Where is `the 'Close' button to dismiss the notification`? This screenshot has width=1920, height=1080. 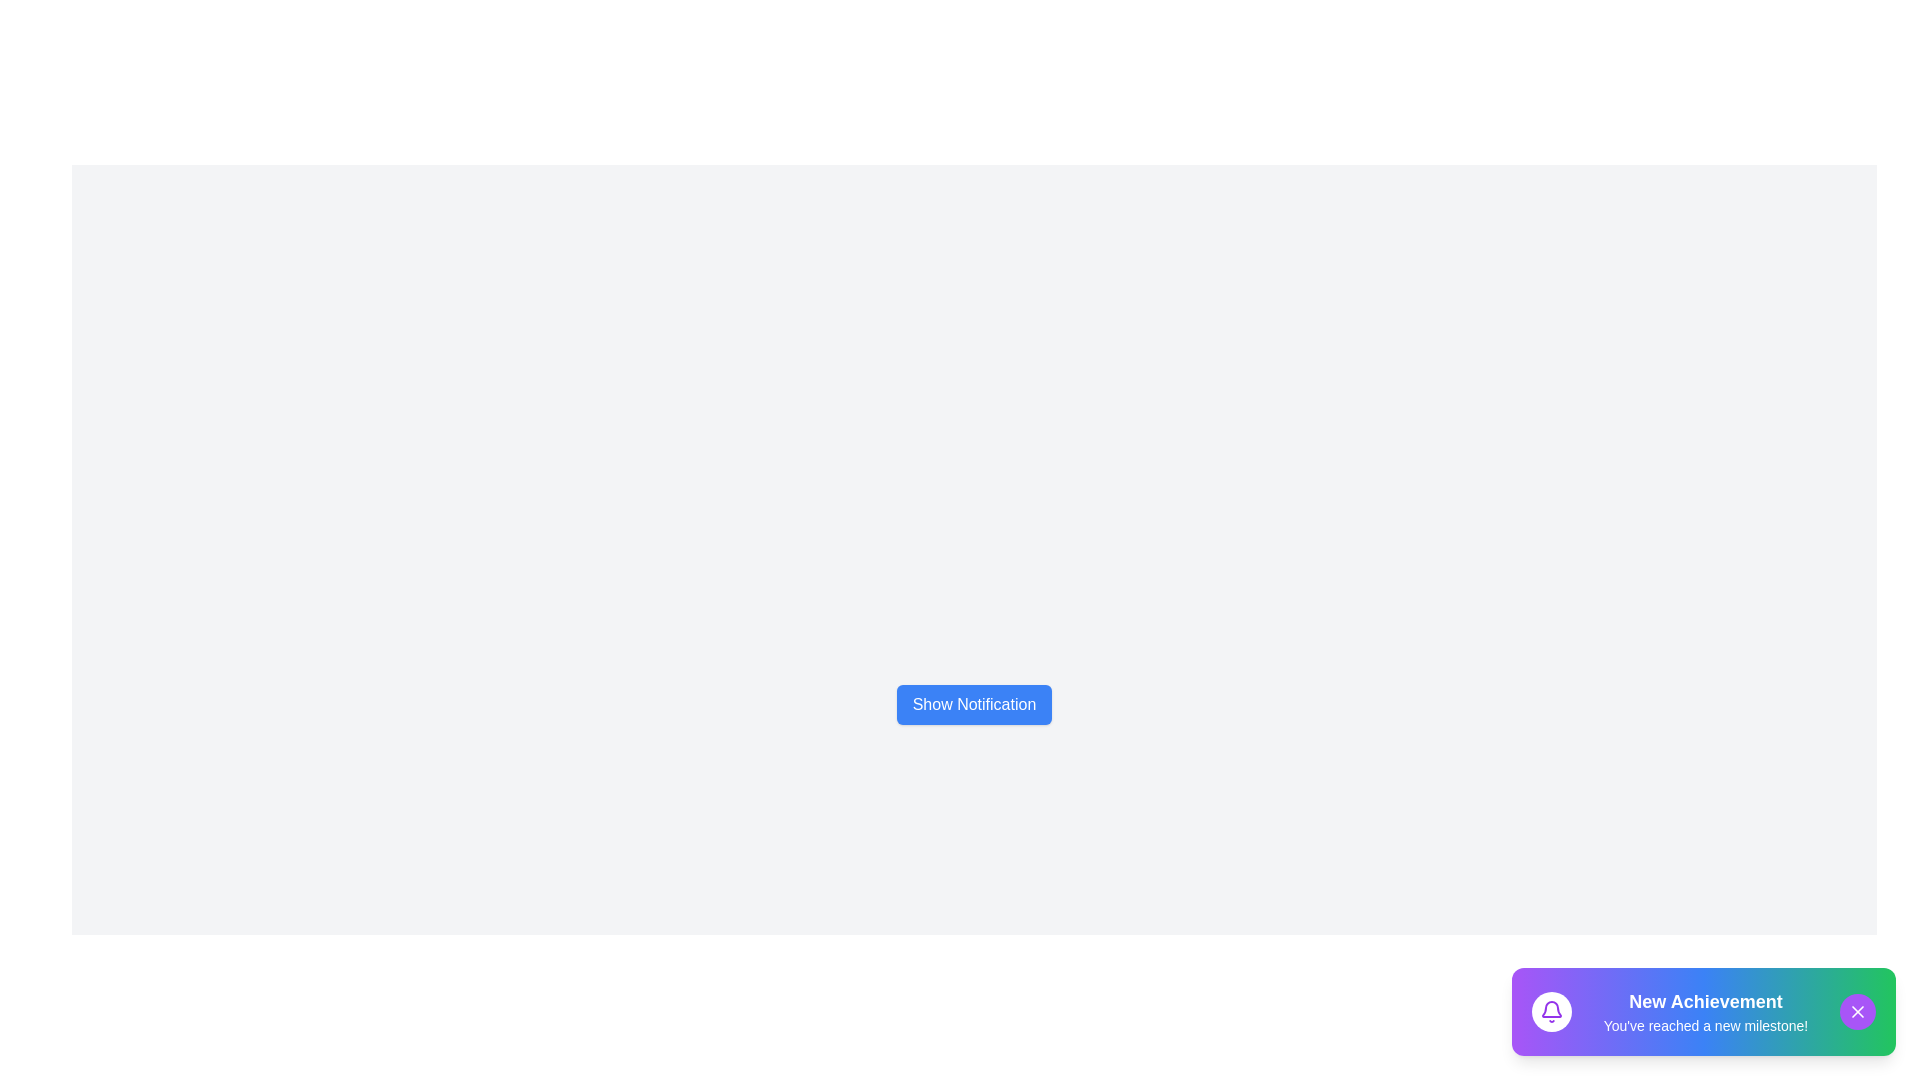 the 'Close' button to dismiss the notification is located at coordinates (1856, 1011).